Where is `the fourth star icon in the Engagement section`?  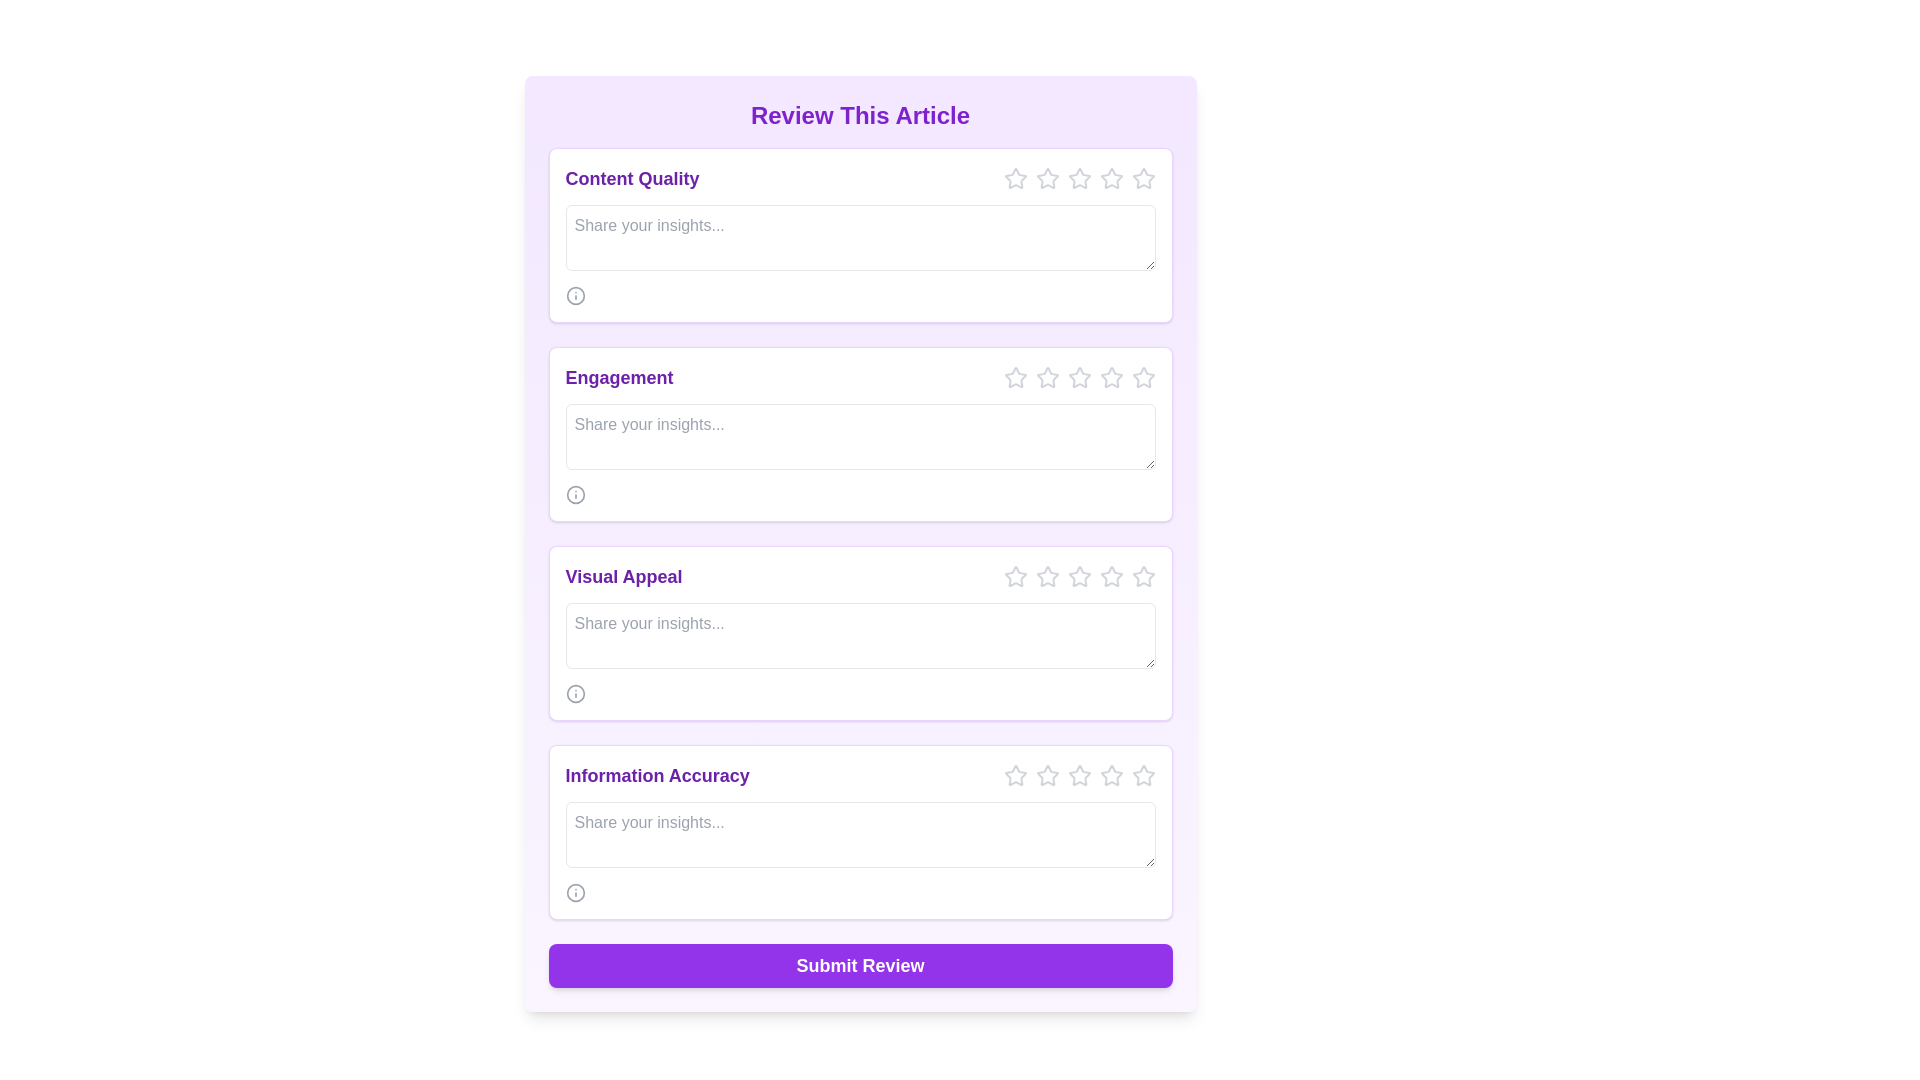 the fourth star icon in the Engagement section is located at coordinates (1078, 377).